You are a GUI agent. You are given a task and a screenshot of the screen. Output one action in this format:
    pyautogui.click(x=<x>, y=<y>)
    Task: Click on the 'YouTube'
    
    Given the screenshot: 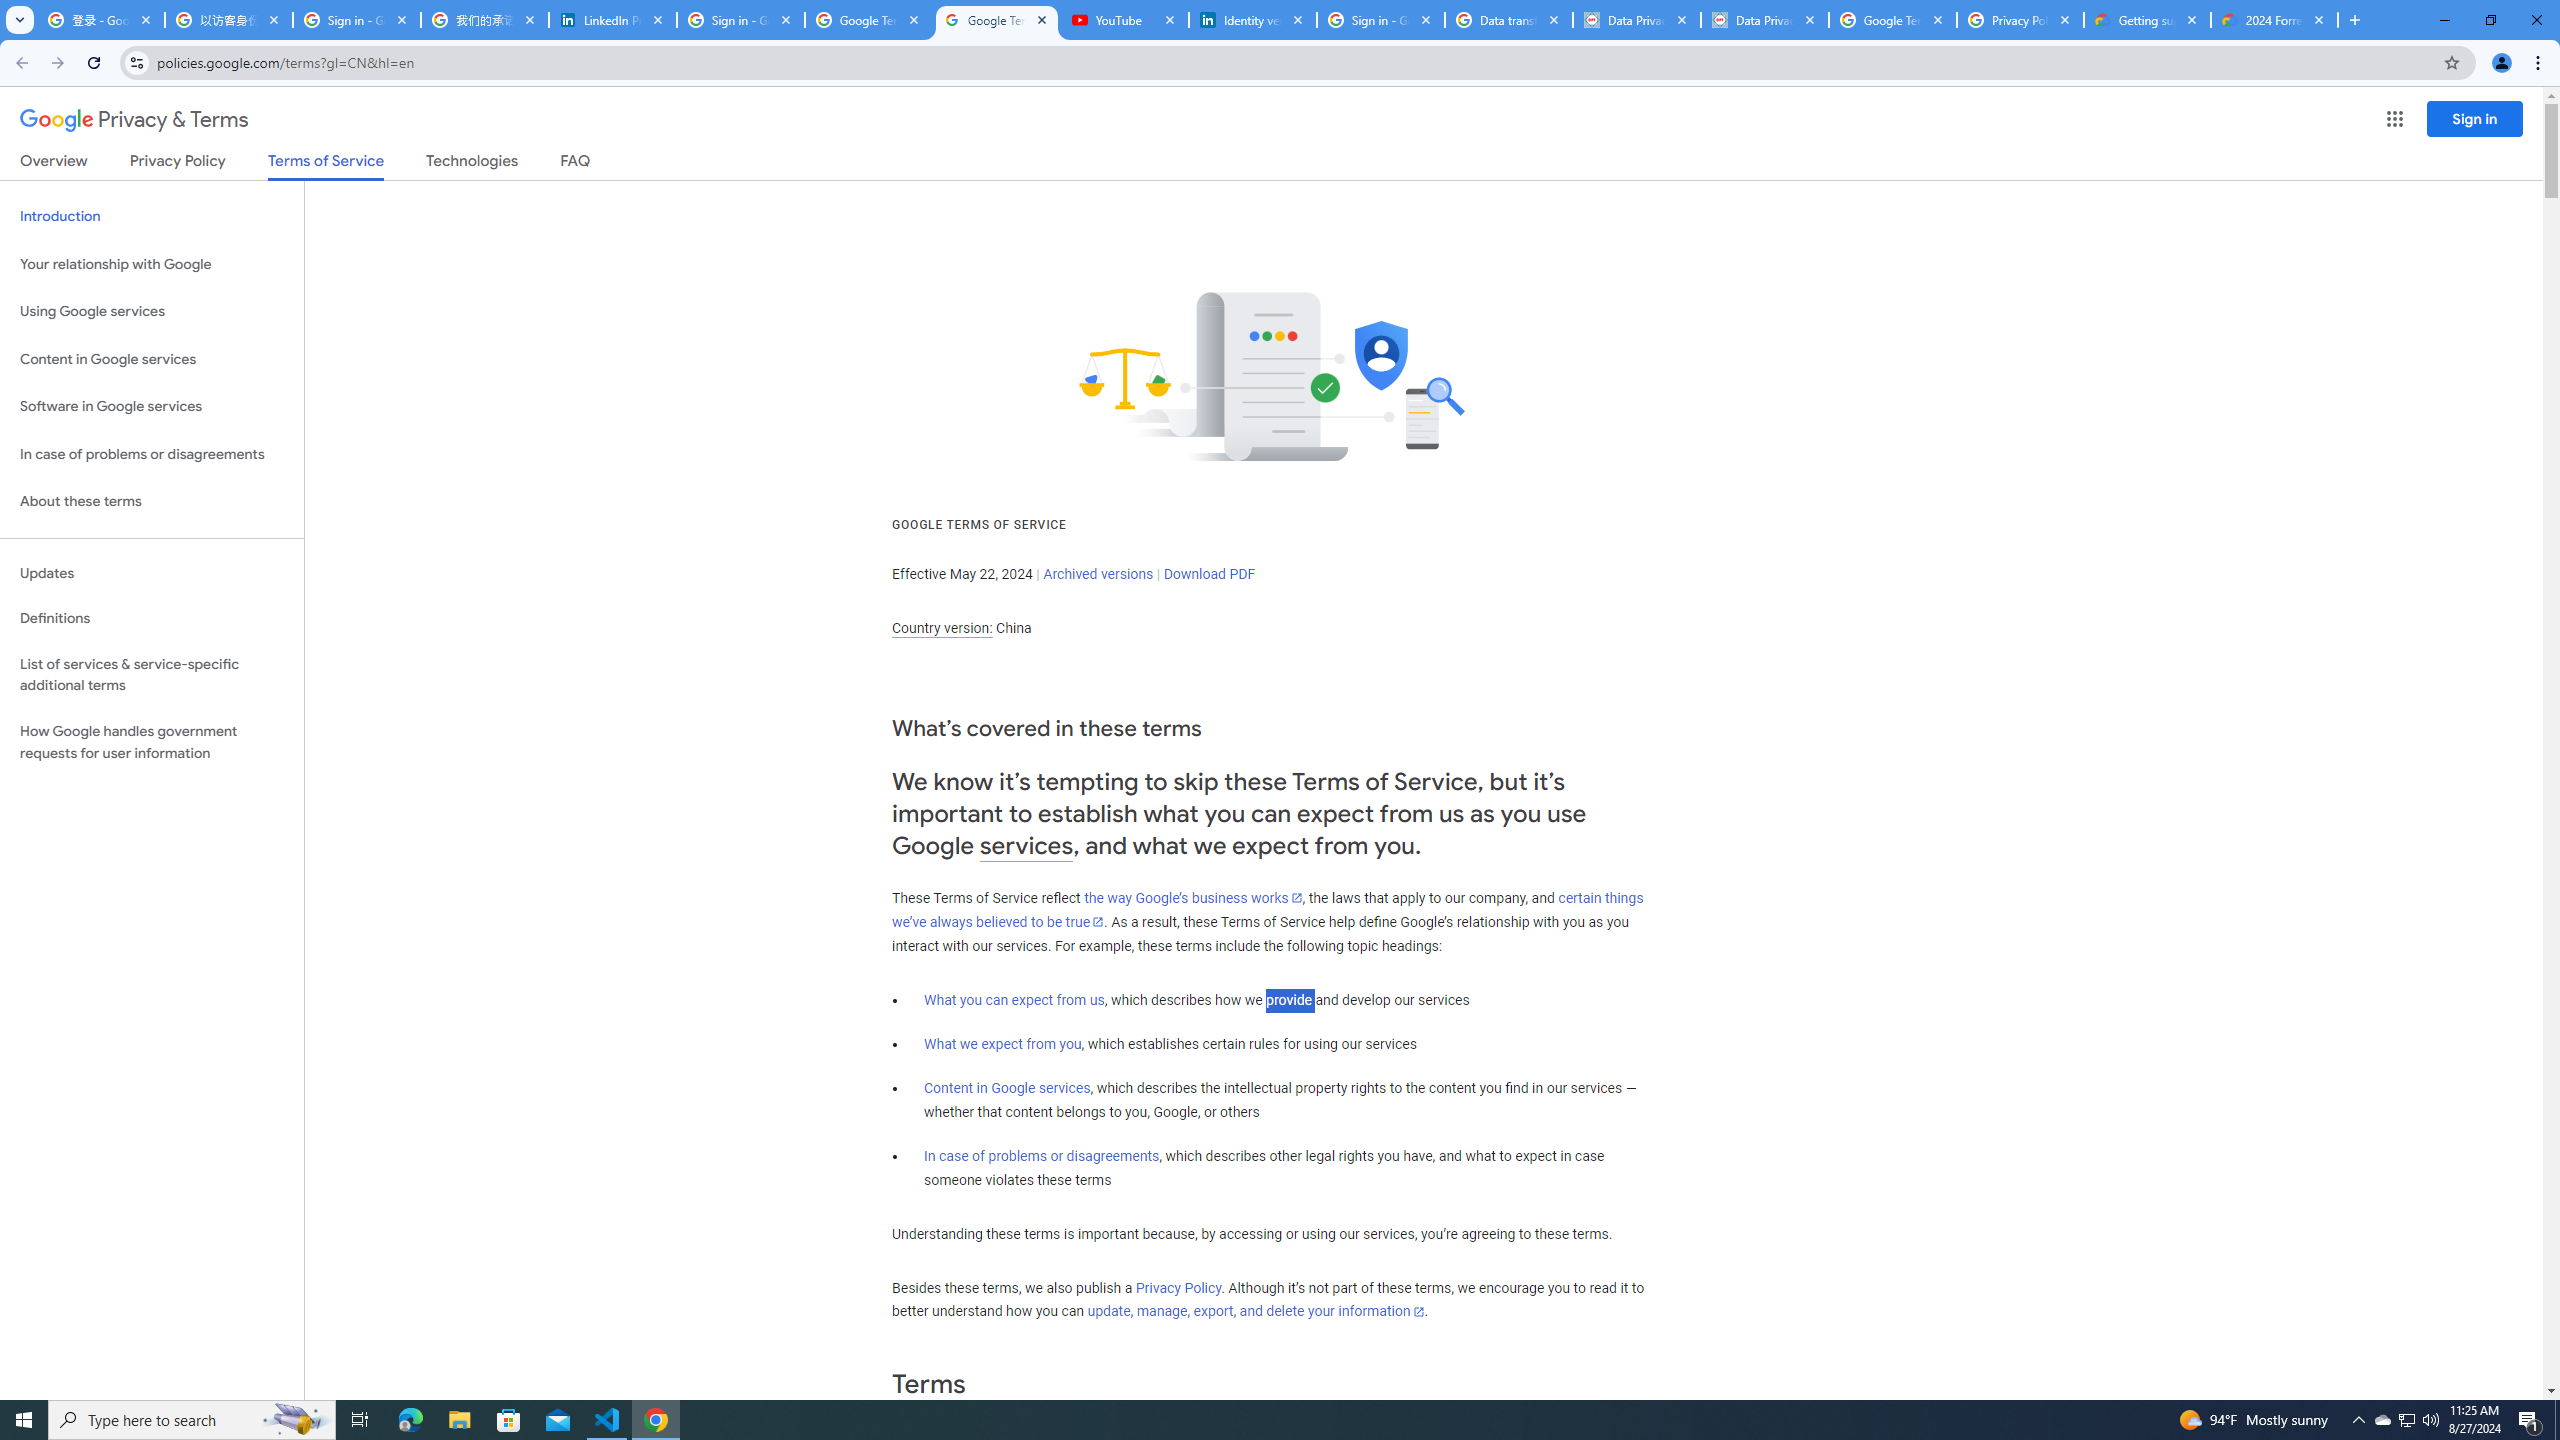 What is the action you would take?
    pyautogui.click(x=1125, y=19)
    